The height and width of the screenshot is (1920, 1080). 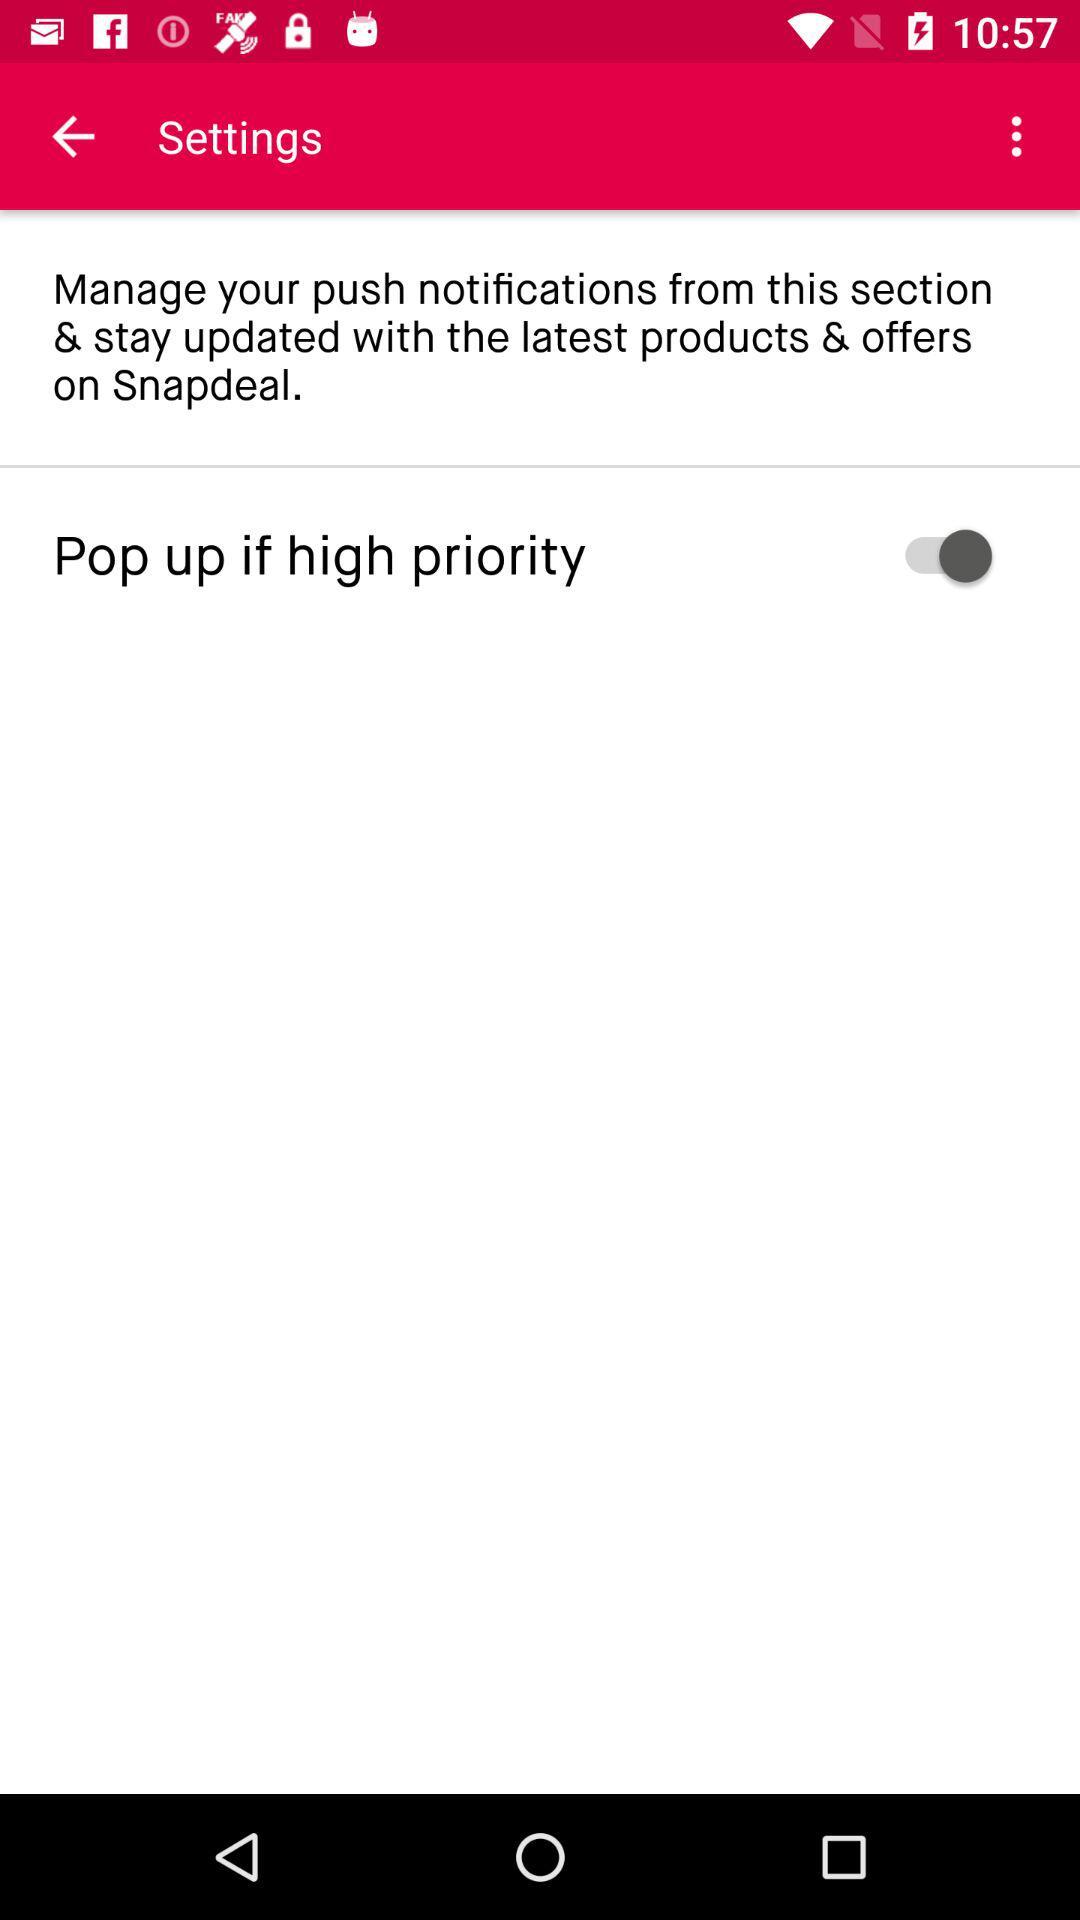 What do you see at coordinates (1017, 135) in the screenshot?
I see `the icon next to the settings icon` at bounding box center [1017, 135].